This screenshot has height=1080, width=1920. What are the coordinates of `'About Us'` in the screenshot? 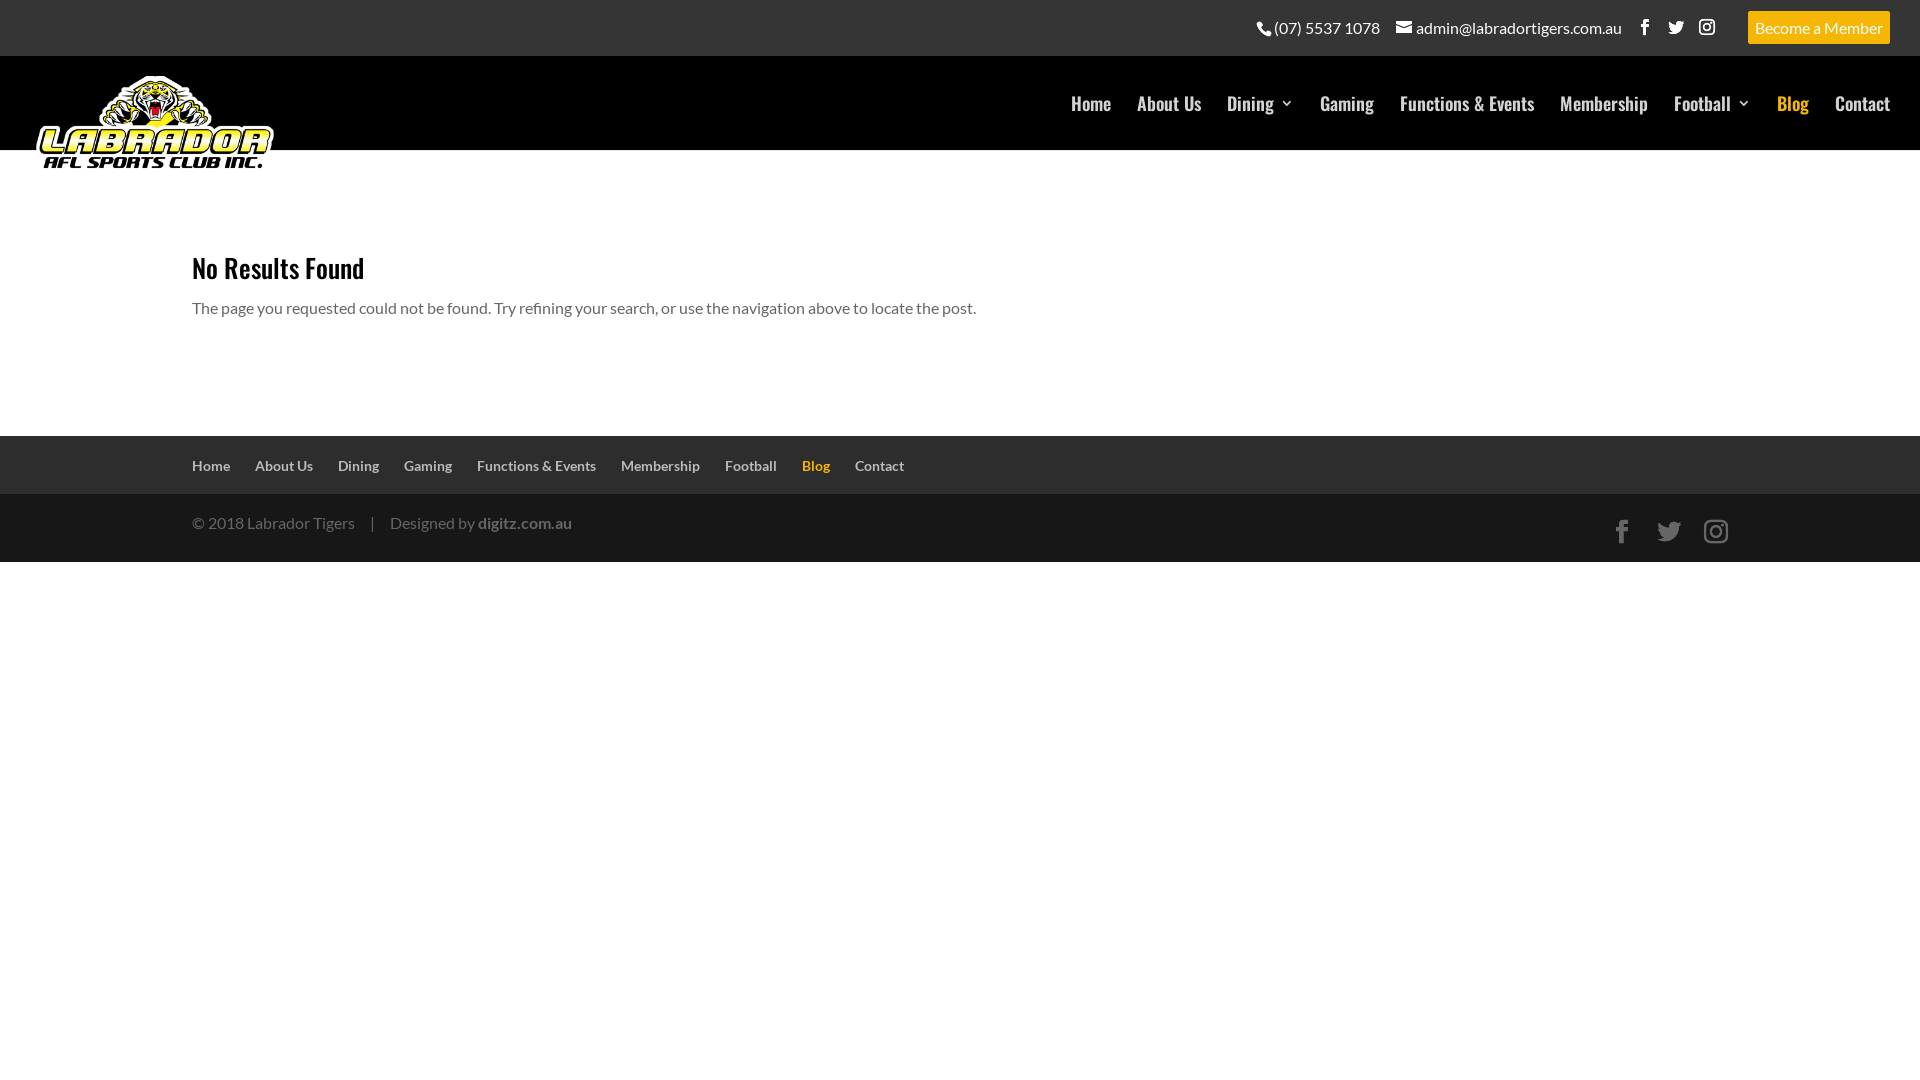 It's located at (282, 465).